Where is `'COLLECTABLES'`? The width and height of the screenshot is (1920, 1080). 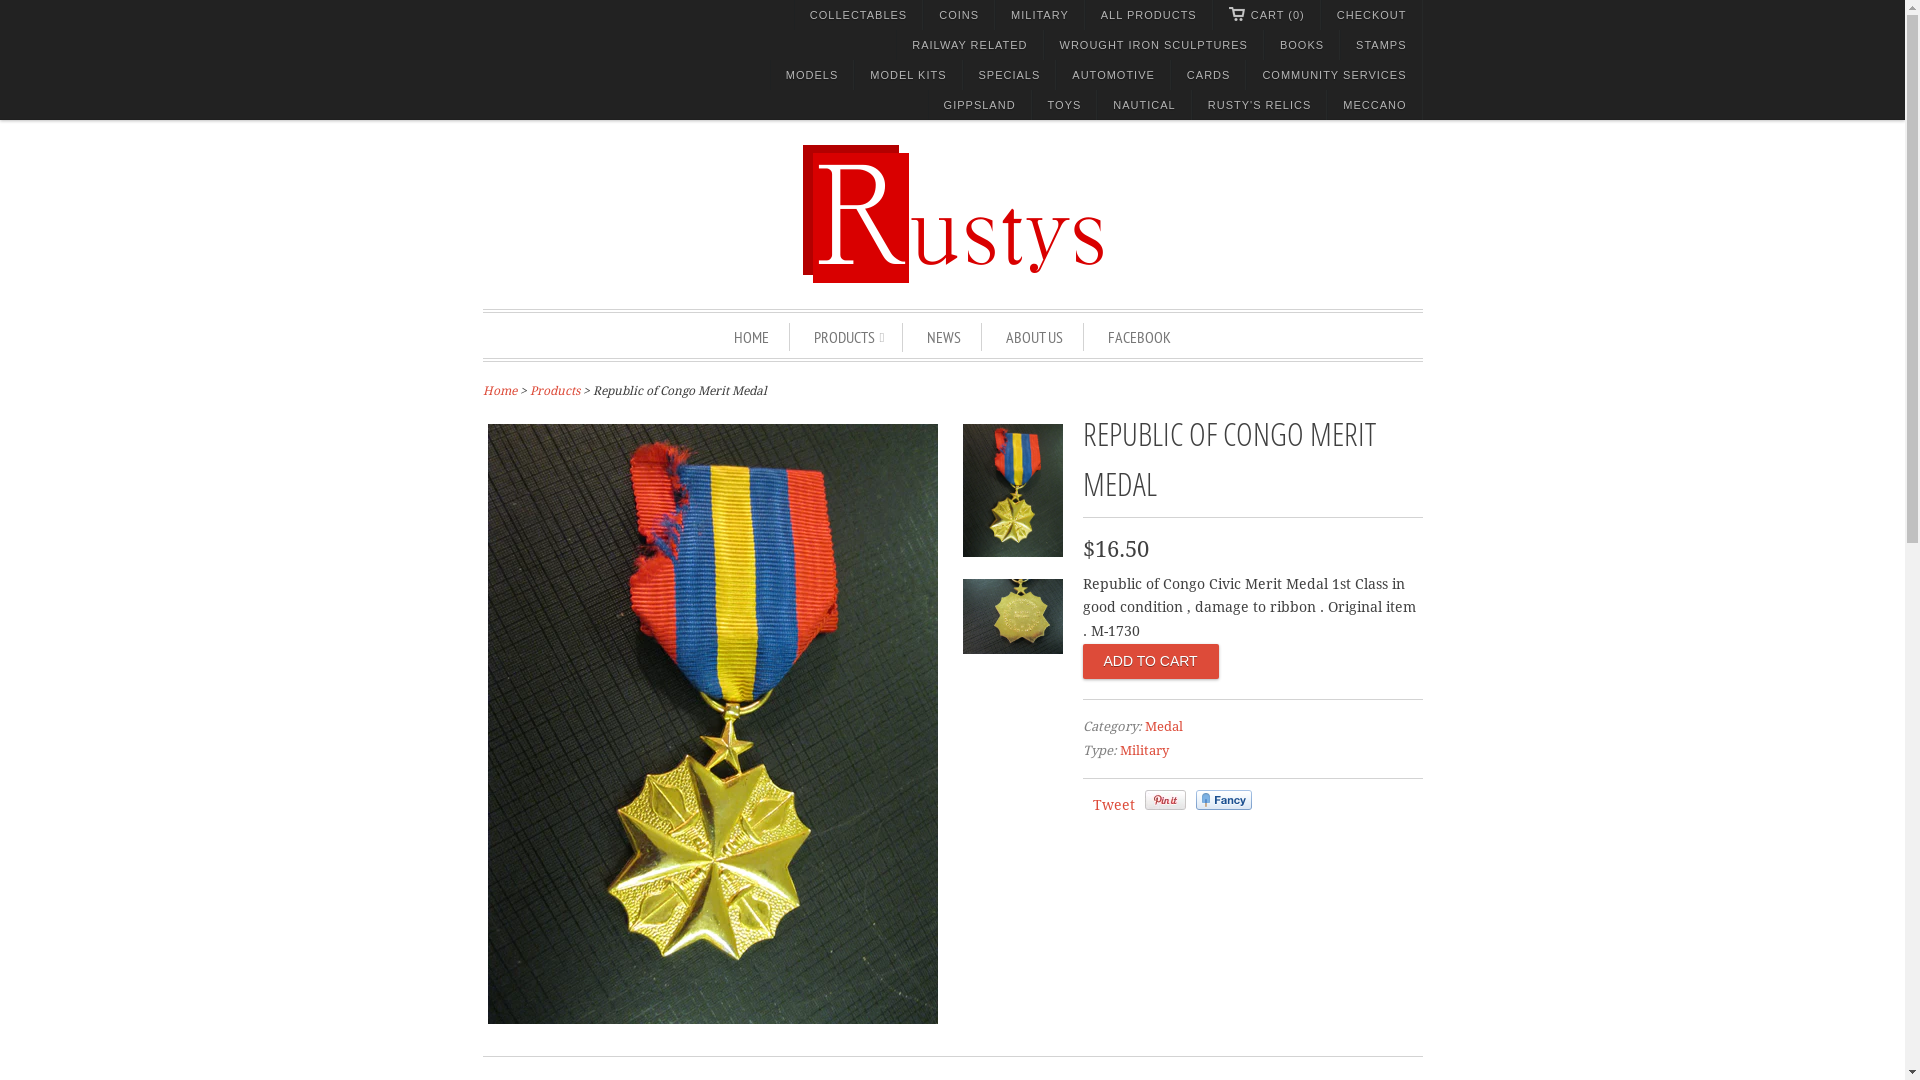 'COLLECTABLES' is located at coordinates (858, 15).